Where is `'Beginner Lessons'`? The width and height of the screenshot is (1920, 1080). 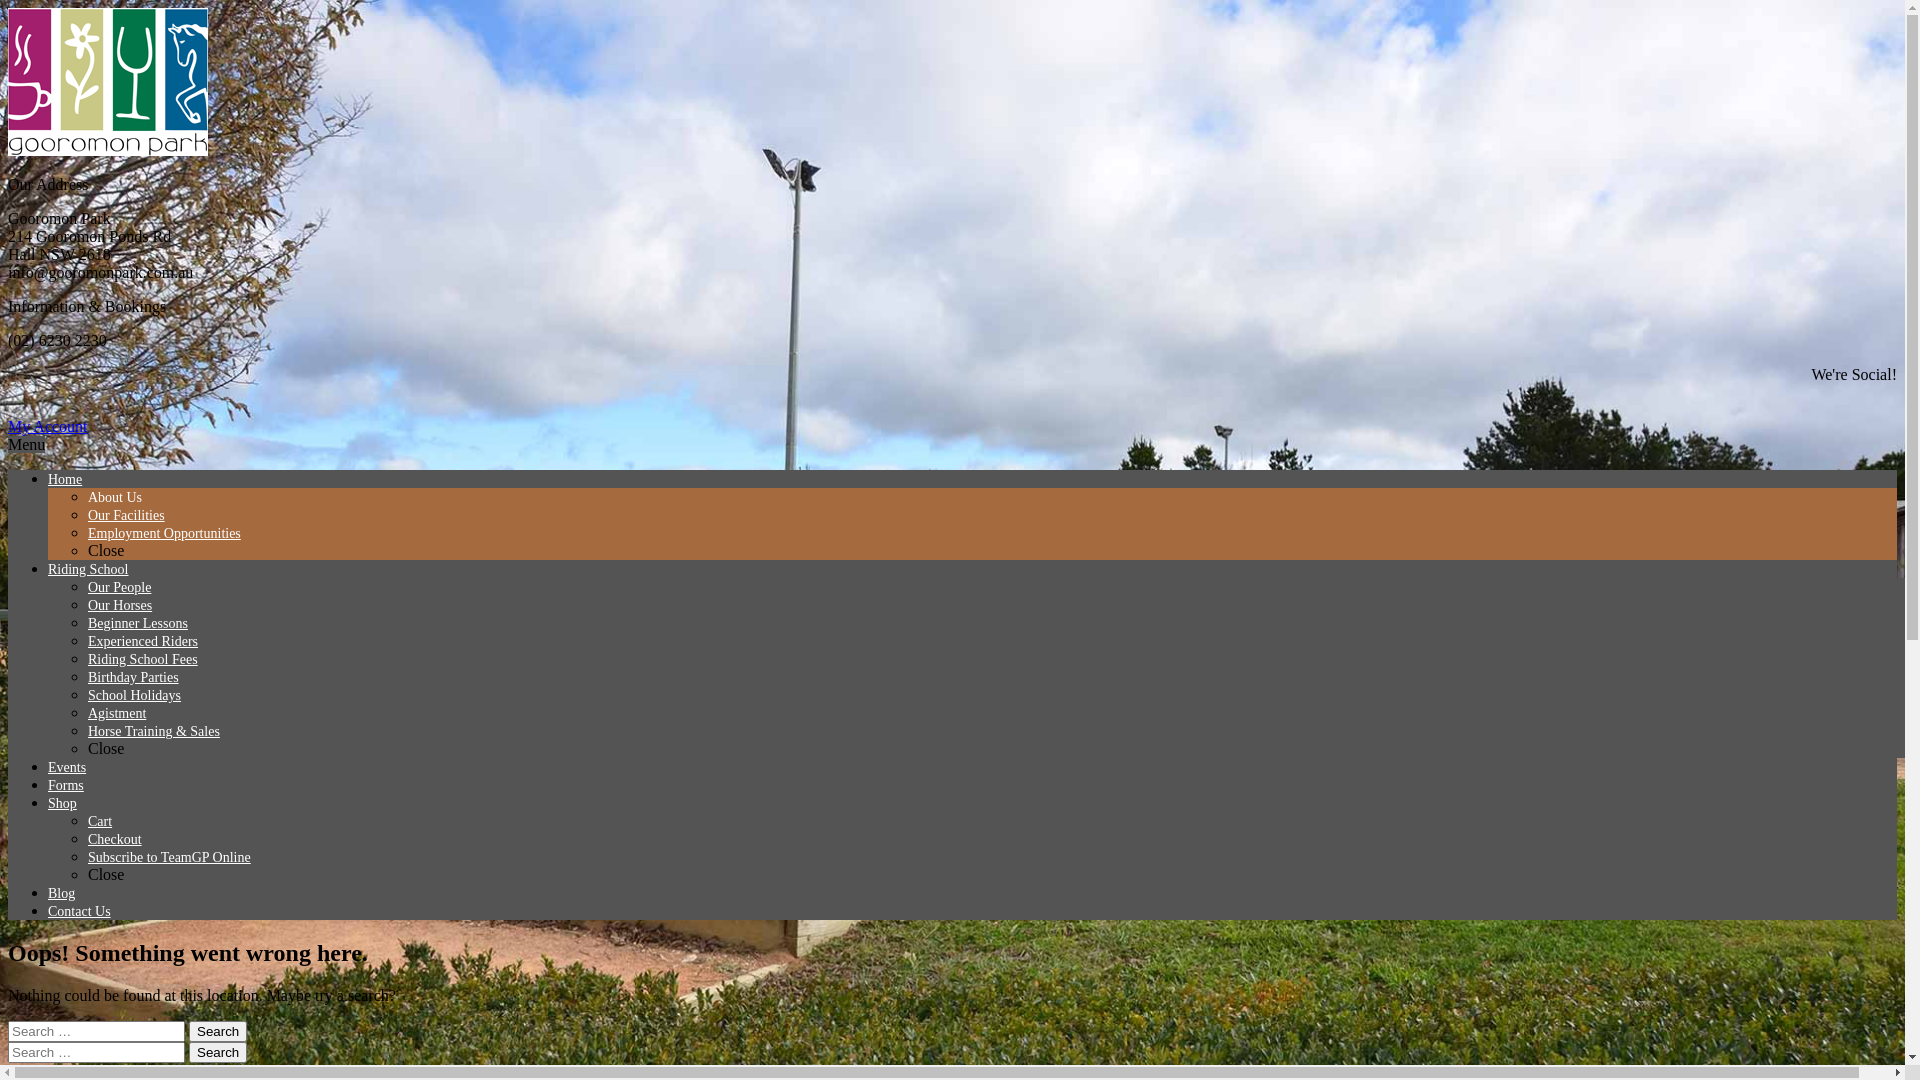
'Beginner Lessons' is located at coordinates (137, 622).